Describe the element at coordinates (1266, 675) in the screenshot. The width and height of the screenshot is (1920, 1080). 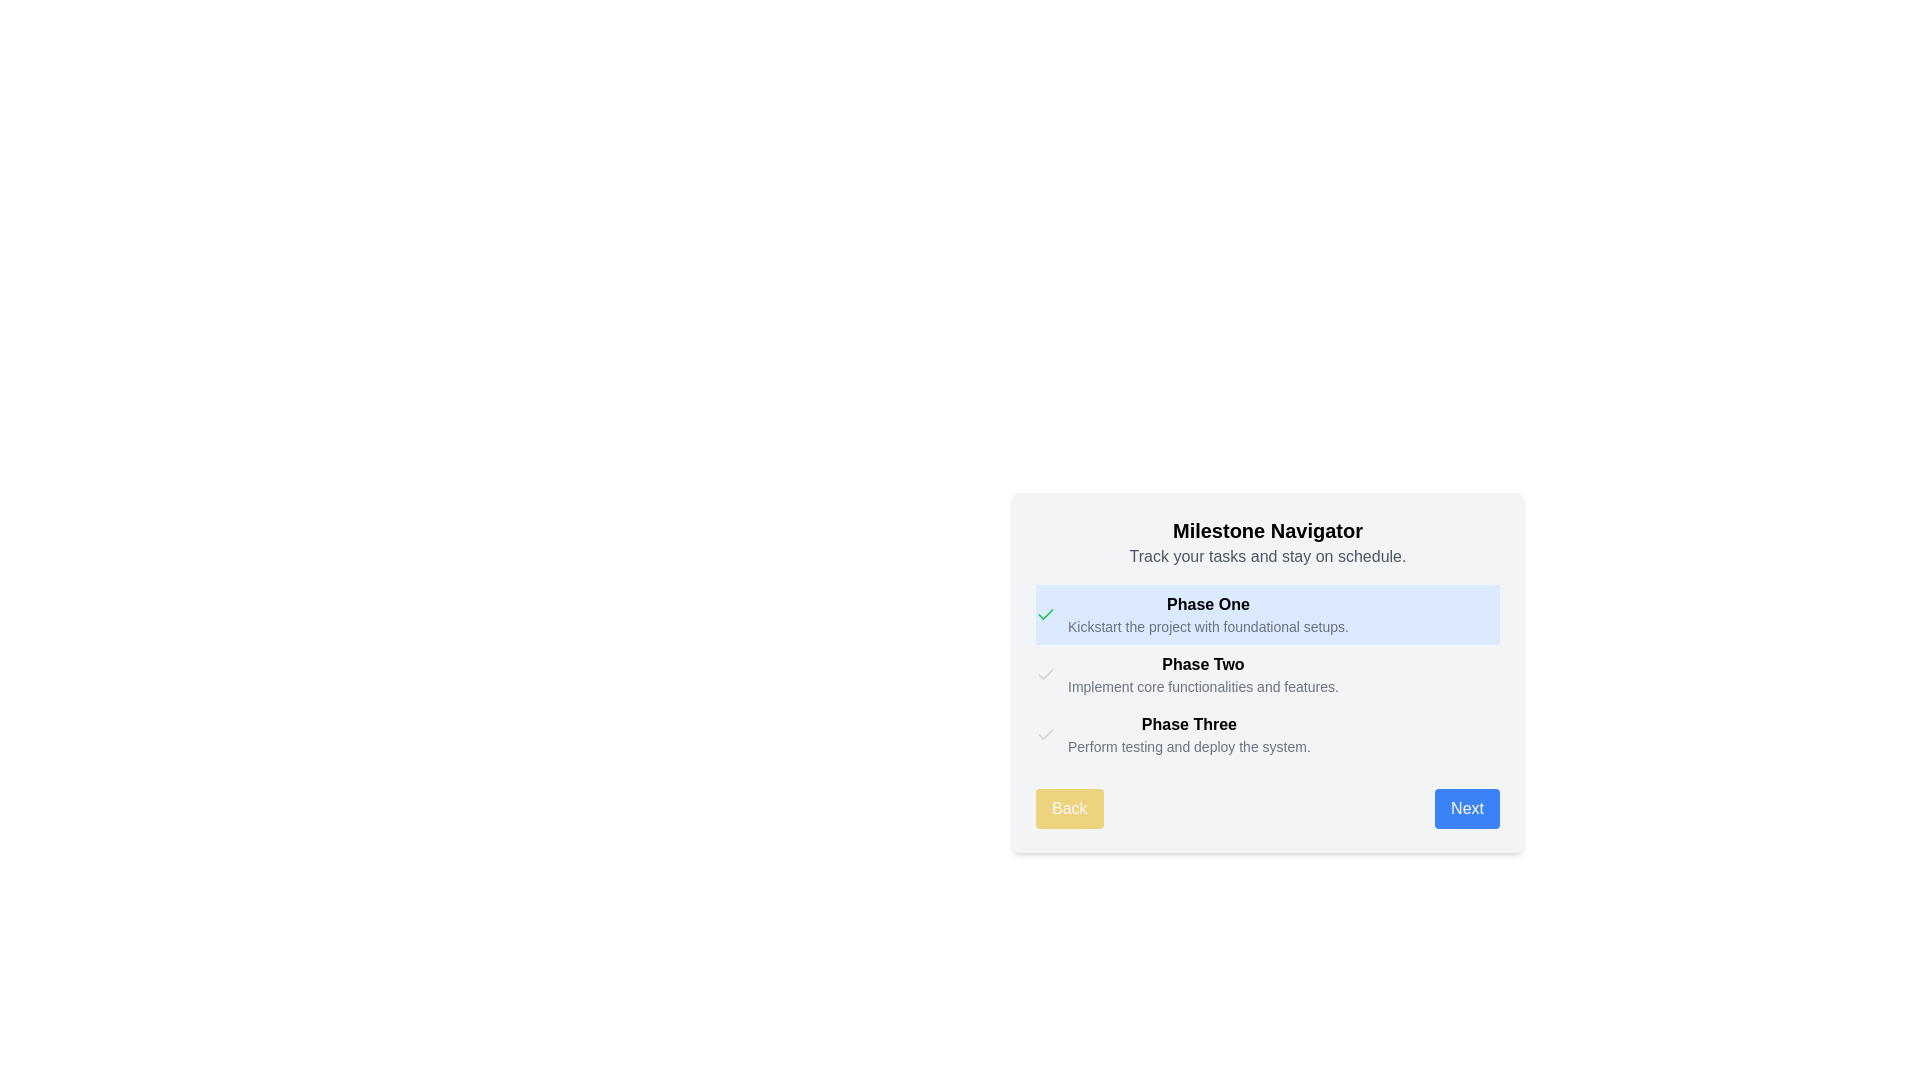
I see `the second item in the milestone navigator list, which includes a title and description of the phase's goals` at that location.